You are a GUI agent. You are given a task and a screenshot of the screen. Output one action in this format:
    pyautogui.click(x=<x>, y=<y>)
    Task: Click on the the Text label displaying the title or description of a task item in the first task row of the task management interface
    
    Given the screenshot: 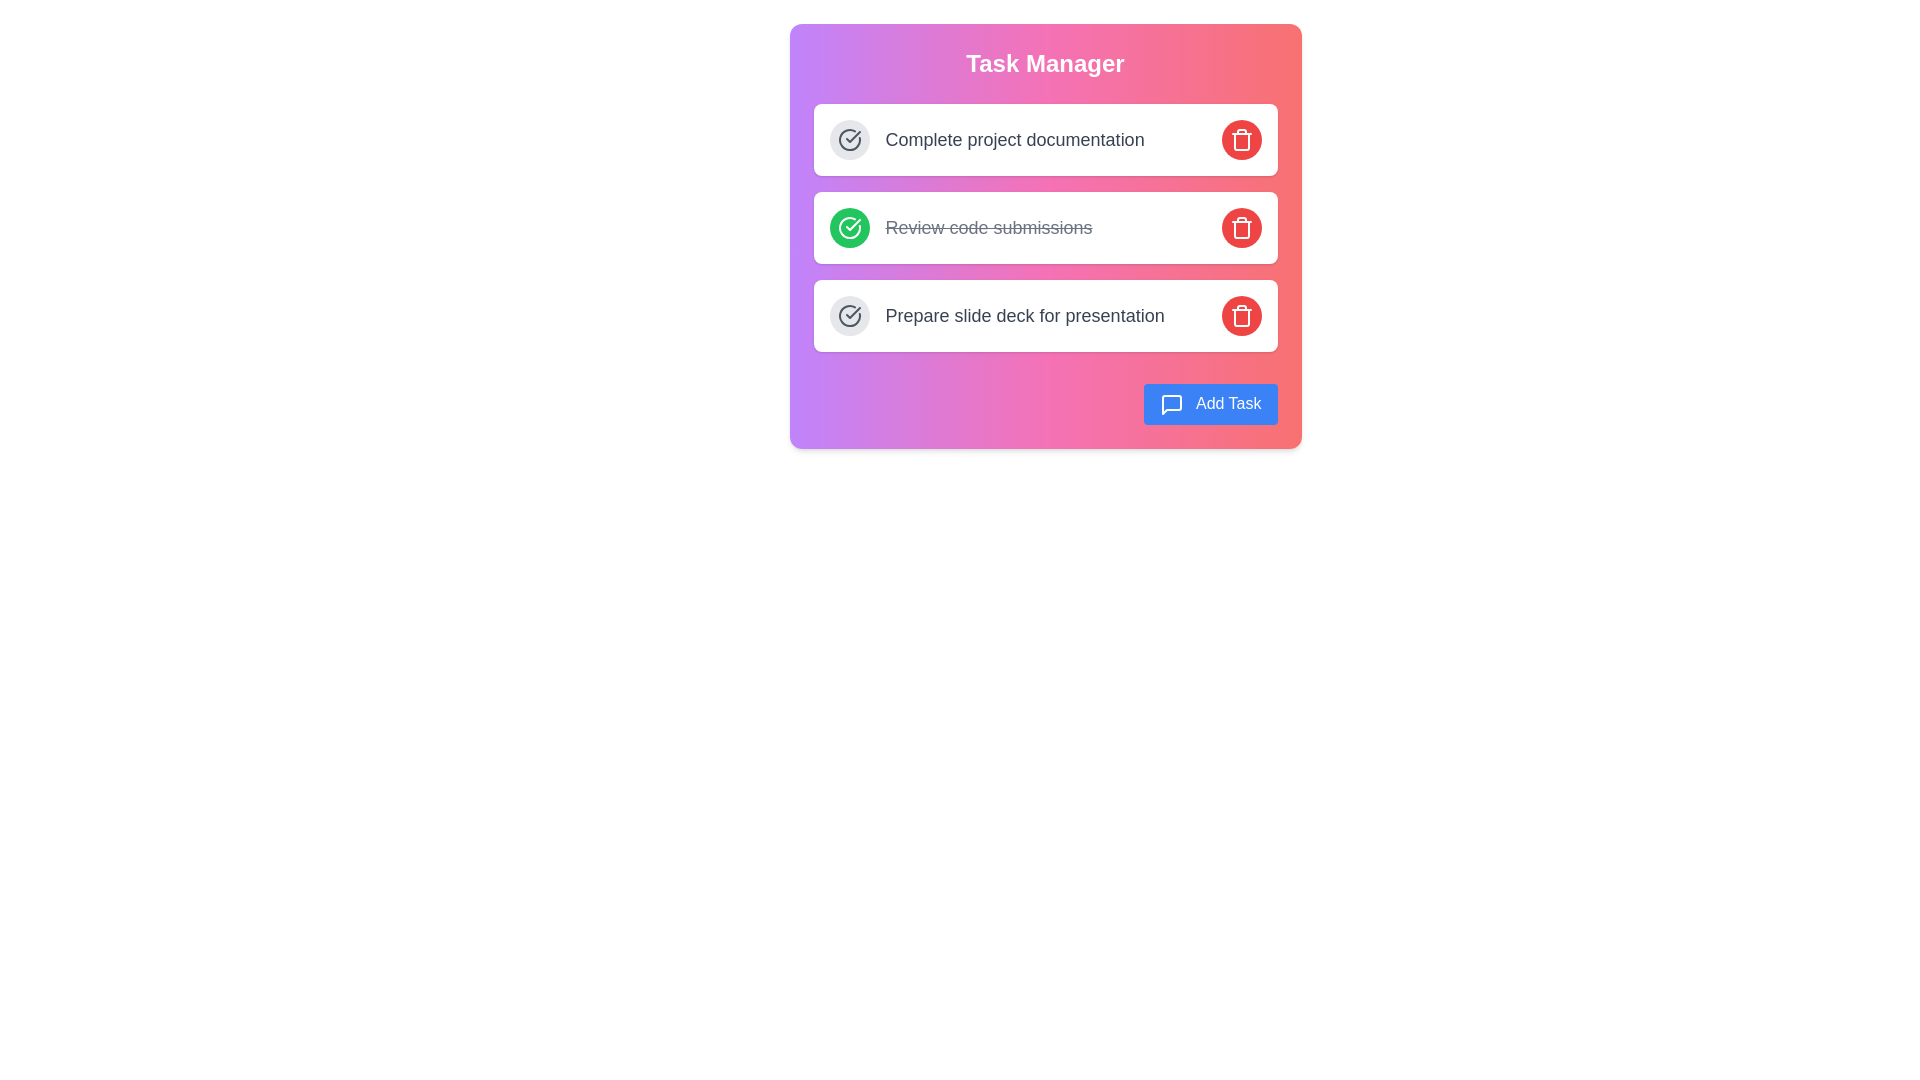 What is the action you would take?
    pyautogui.click(x=1015, y=138)
    